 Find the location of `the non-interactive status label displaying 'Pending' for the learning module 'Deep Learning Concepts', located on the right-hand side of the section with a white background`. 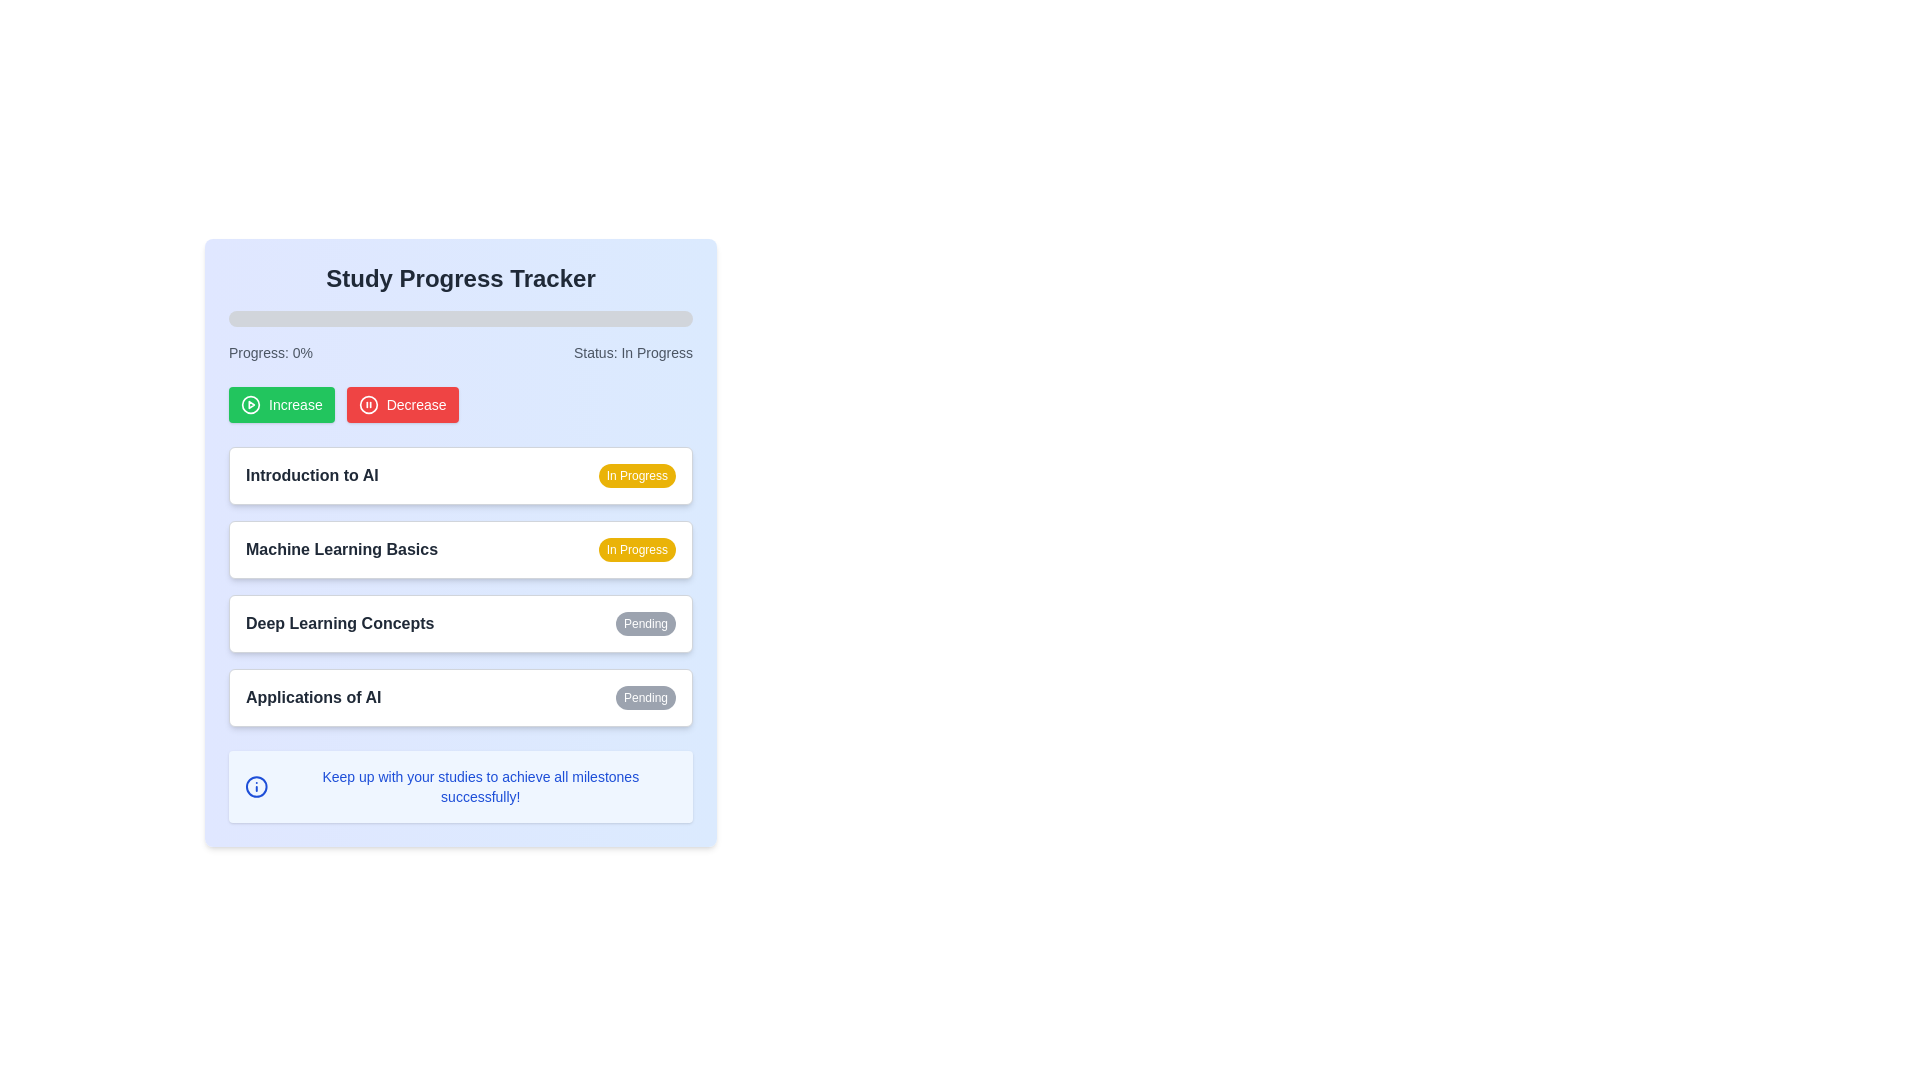

the non-interactive status label displaying 'Pending' for the learning module 'Deep Learning Concepts', located on the right-hand side of the section with a white background is located at coordinates (645, 623).